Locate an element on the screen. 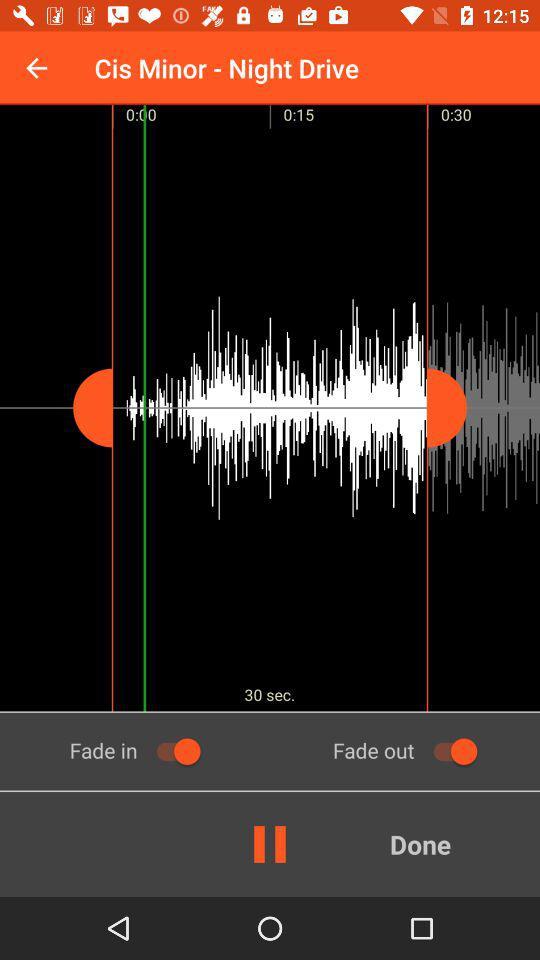 The image size is (540, 960). the item next to done icon is located at coordinates (270, 843).